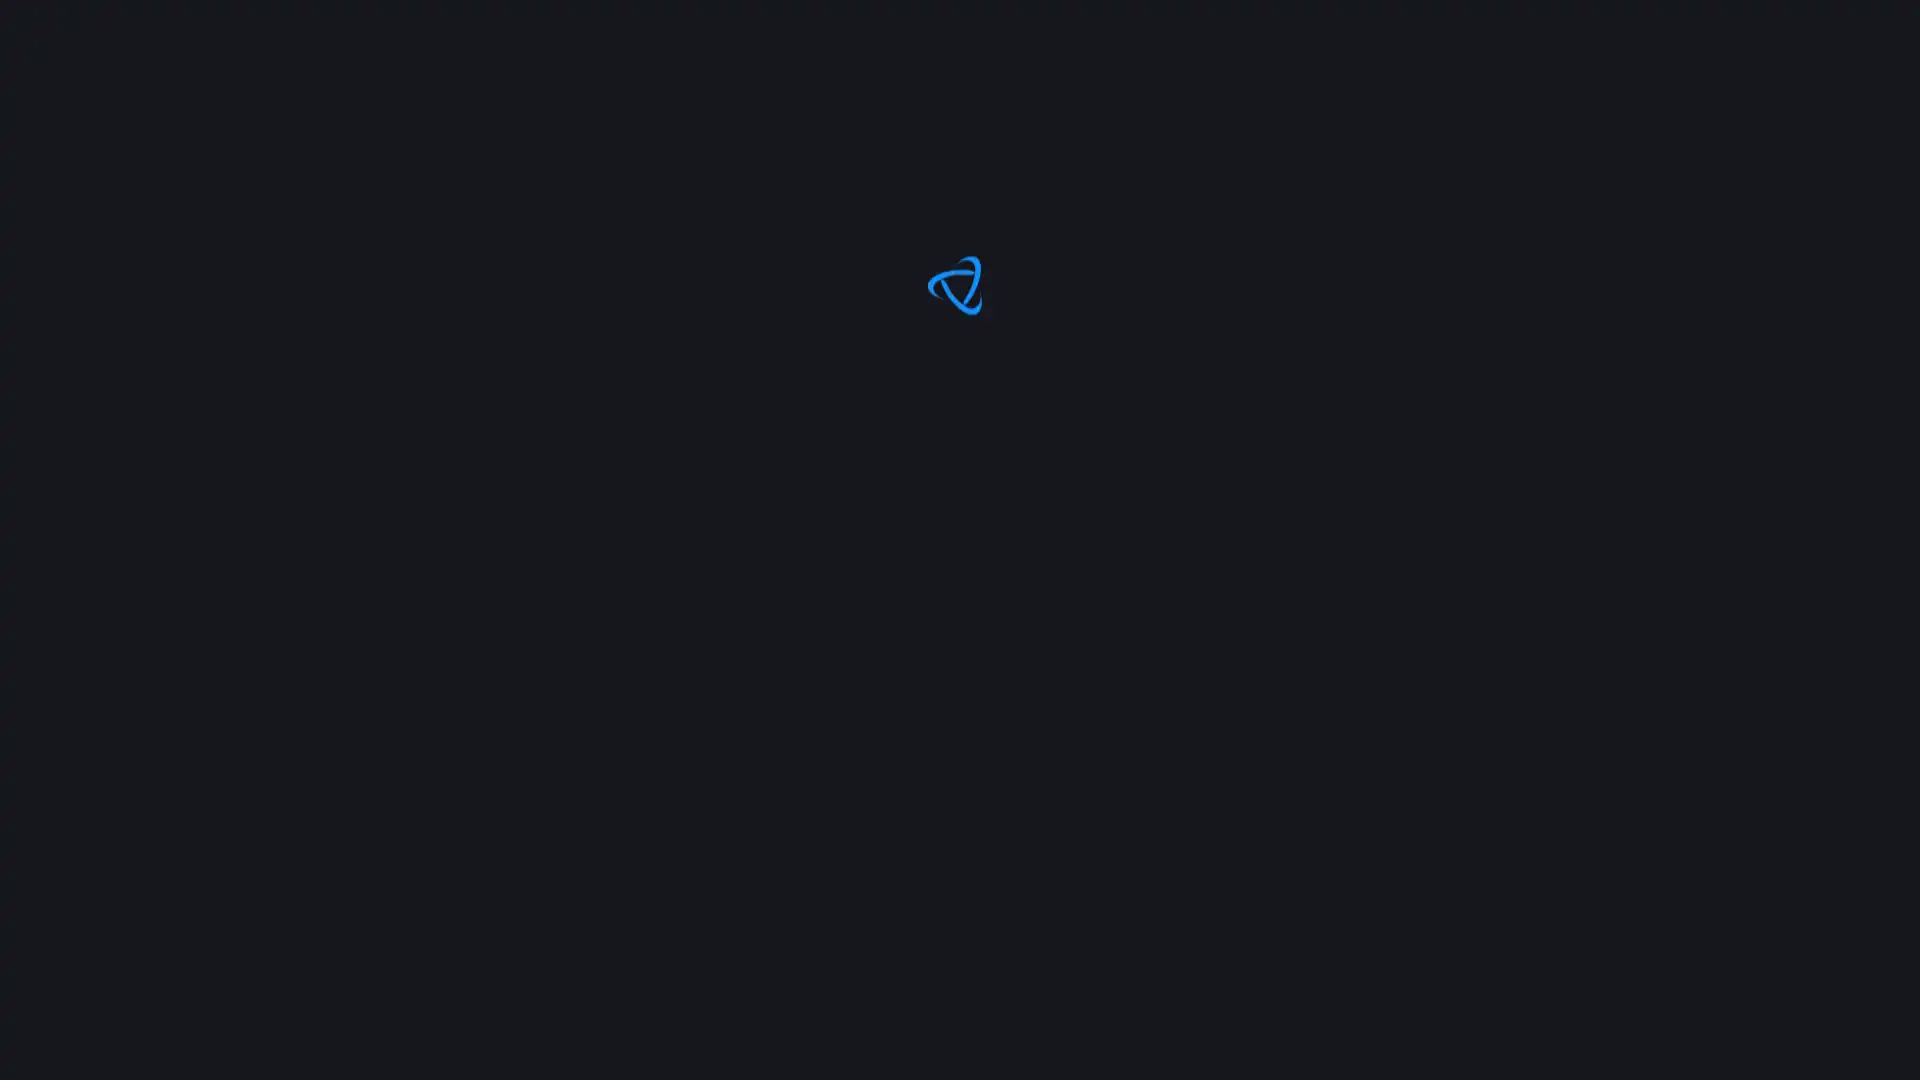  What do you see at coordinates (224, 112) in the screenshot?
I see `Browse` at bounding box center [224, 112].